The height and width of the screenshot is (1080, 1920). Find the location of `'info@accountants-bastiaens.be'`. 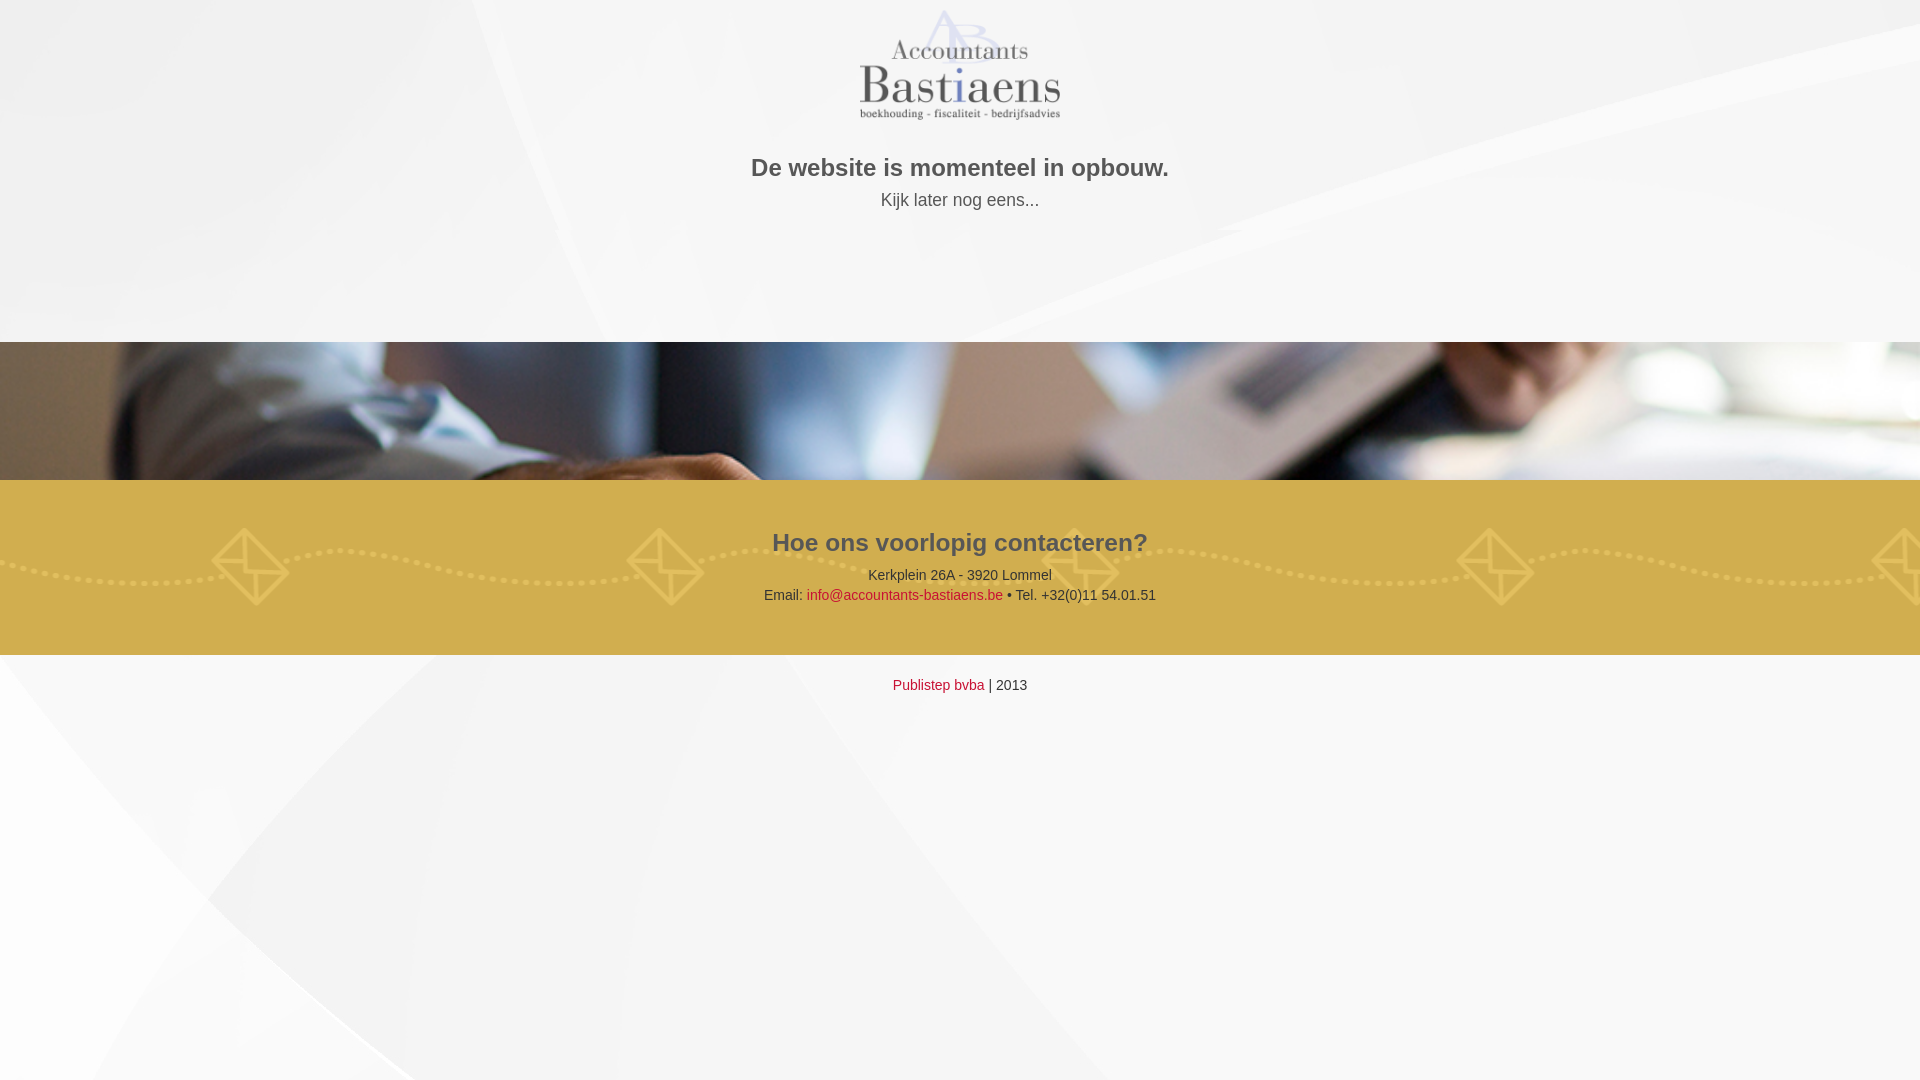

'info@accountants-bastiaens.be' is located at coordinates (904, 593).